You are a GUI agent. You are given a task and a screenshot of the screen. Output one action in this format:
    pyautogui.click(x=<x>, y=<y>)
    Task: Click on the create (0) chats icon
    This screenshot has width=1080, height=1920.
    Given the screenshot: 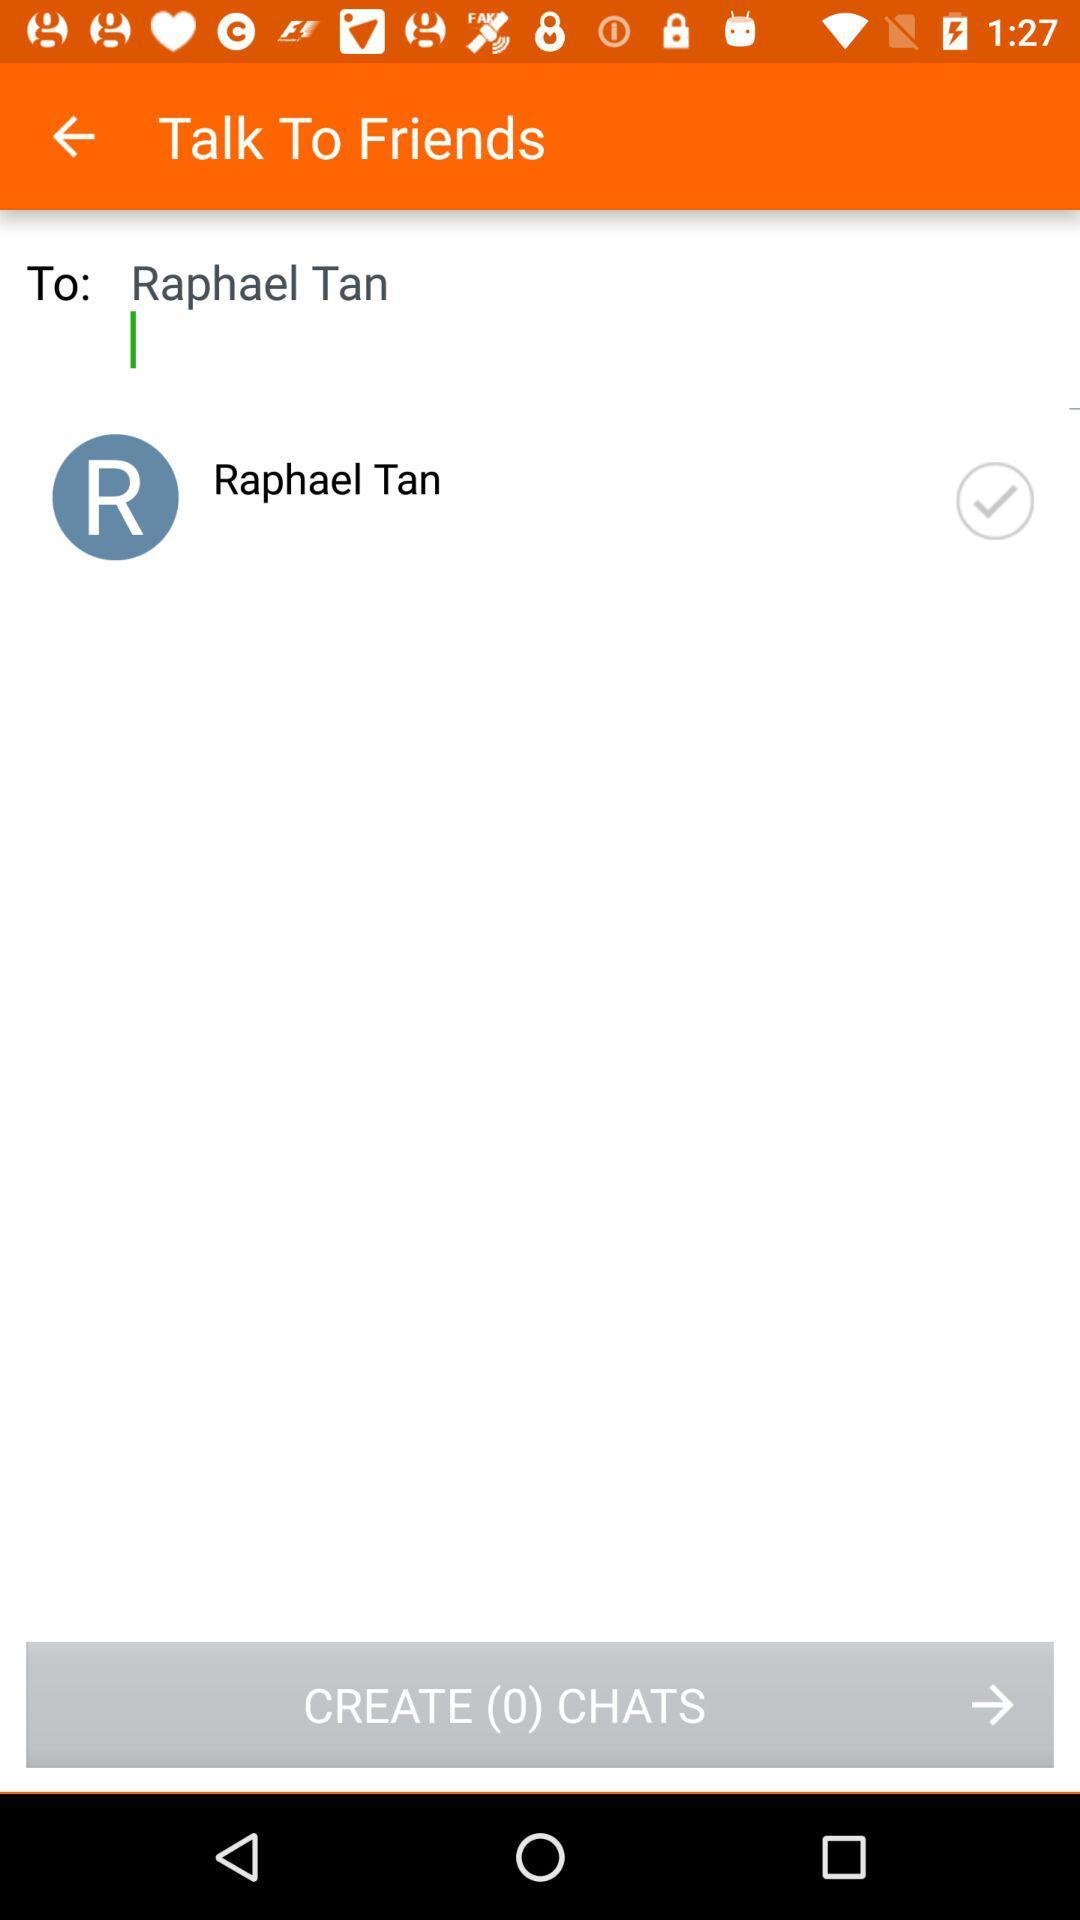 What is the action you would take?
    pyautogui.click(x=540, y=1703)
    